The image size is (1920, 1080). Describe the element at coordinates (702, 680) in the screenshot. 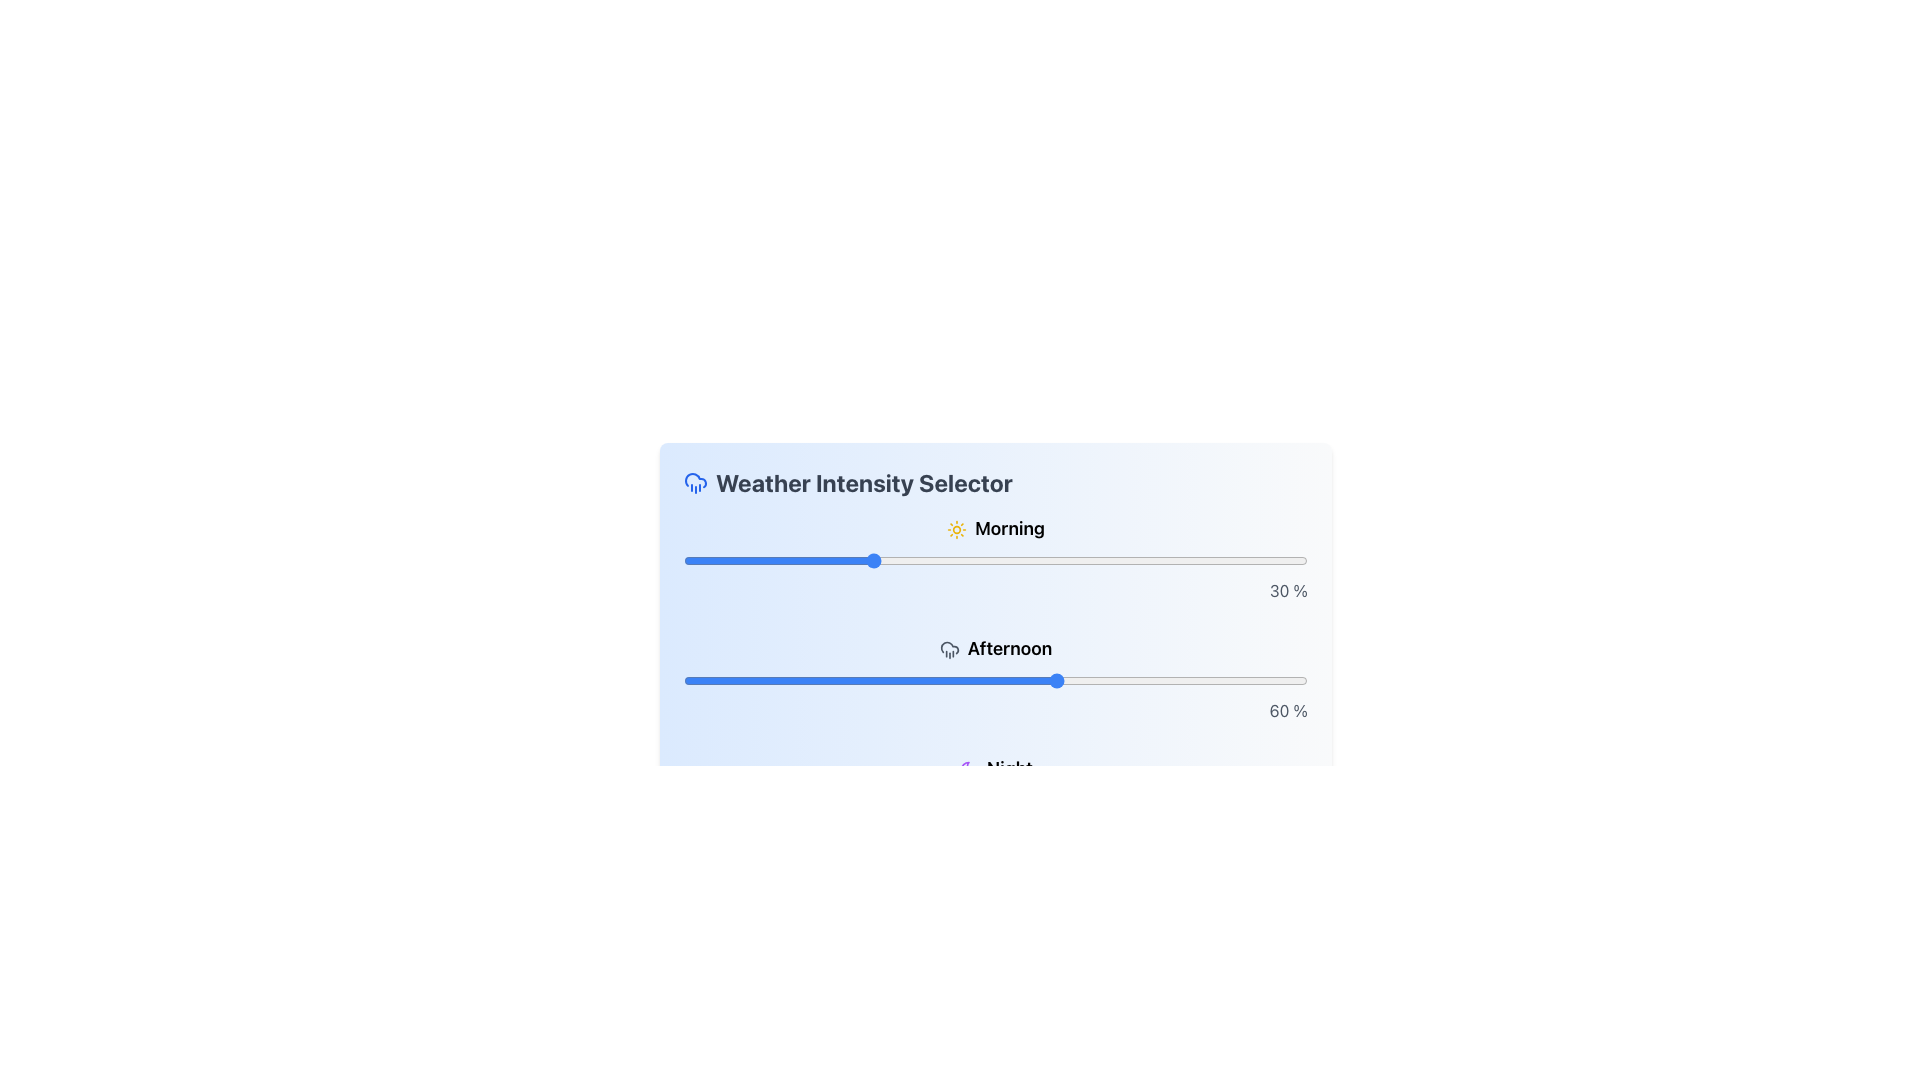

I see `the afternoon slider` at that location.